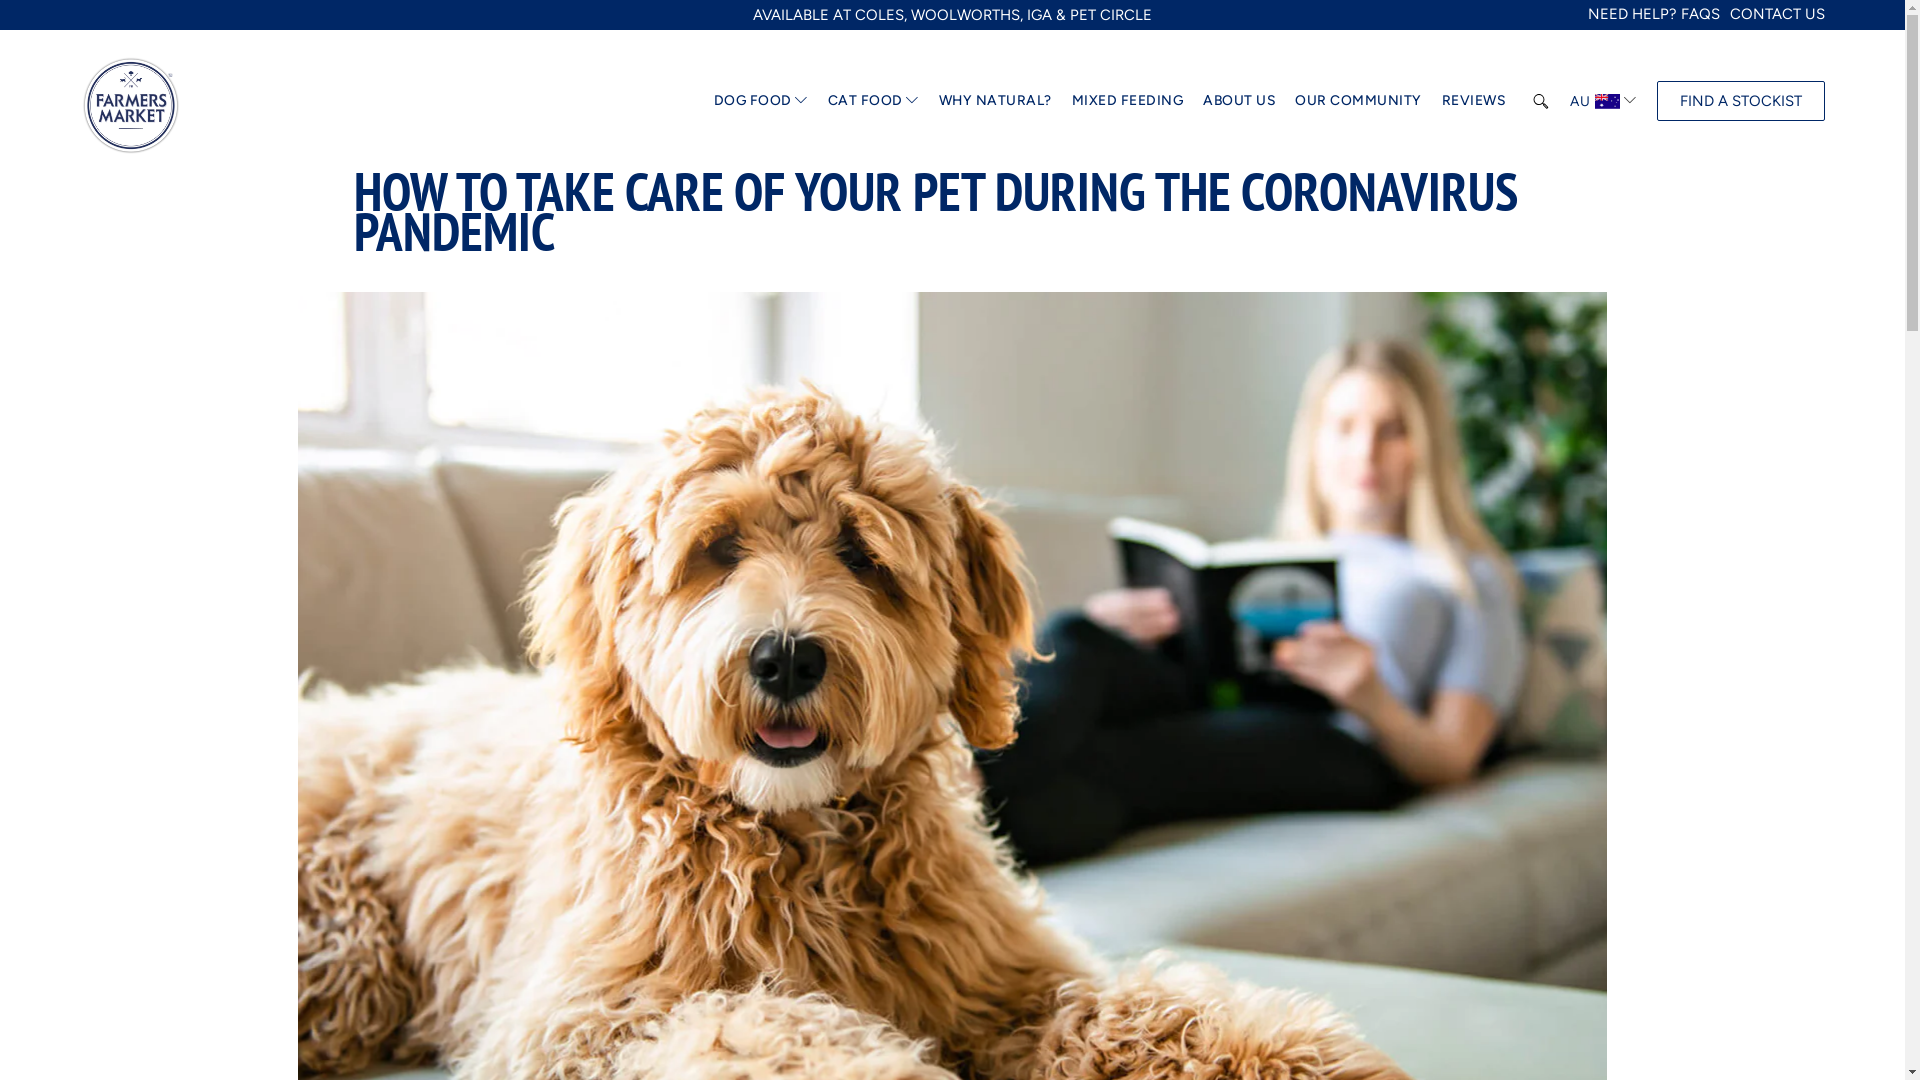 Image resolution: width=1920 pixels, height=1080 pixels. I want to click on 'DOG FOOD', so click(752, 100).